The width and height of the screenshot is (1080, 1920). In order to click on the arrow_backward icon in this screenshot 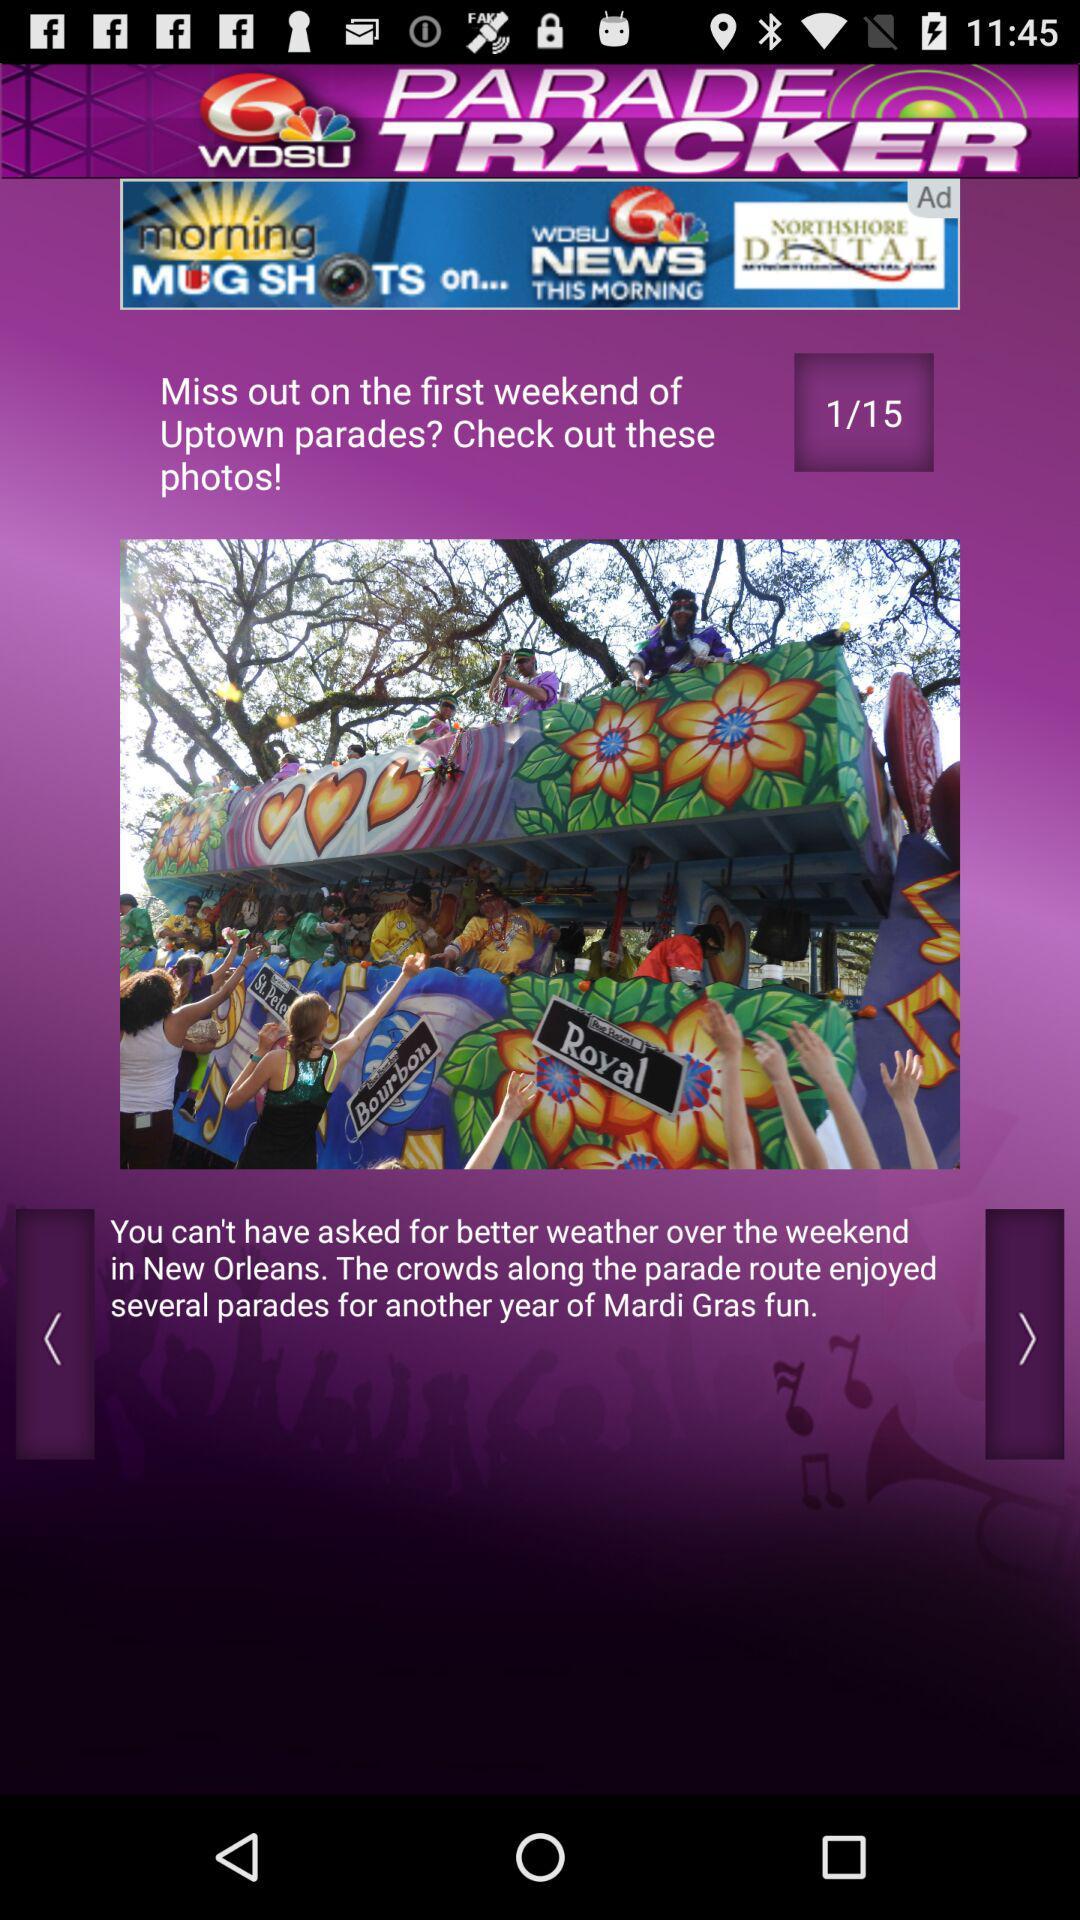, I will do `click(54, 1426)`.